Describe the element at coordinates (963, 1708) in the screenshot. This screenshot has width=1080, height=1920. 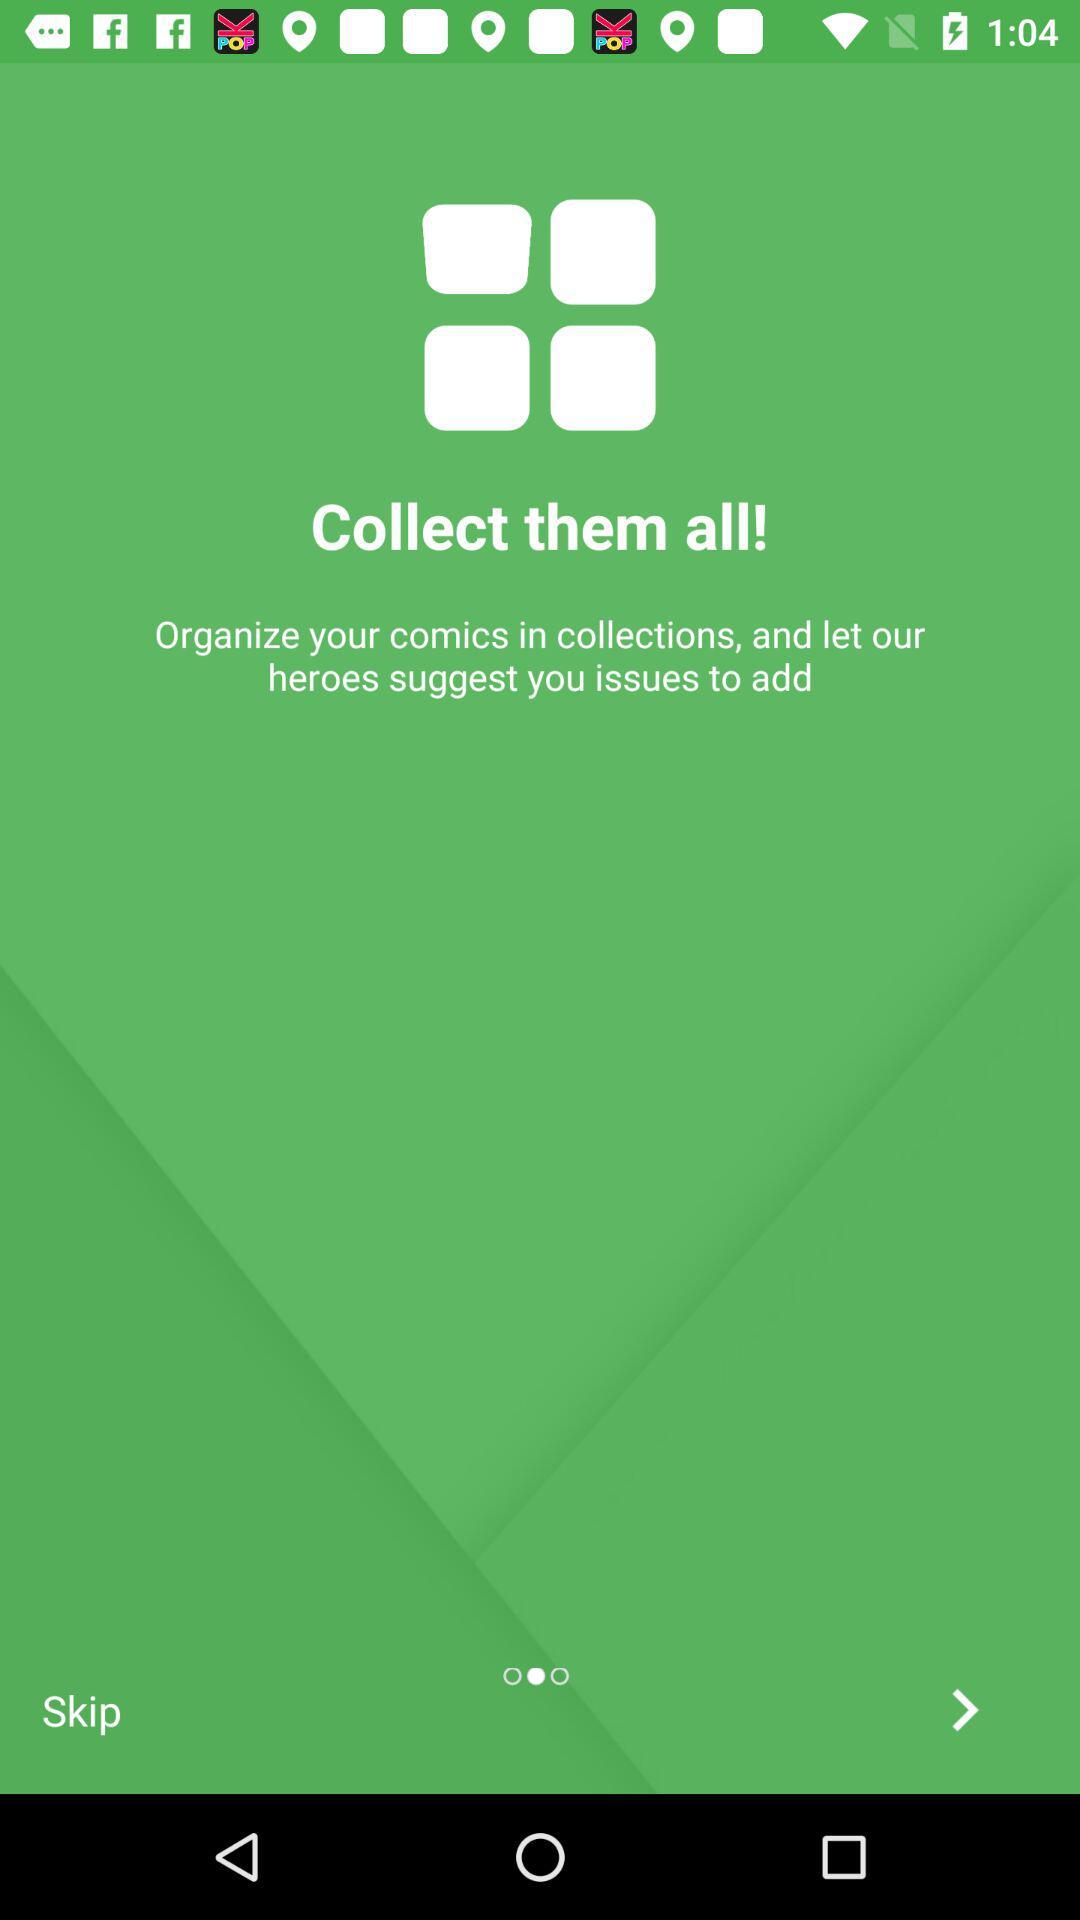
I see `swipe right` at that location.